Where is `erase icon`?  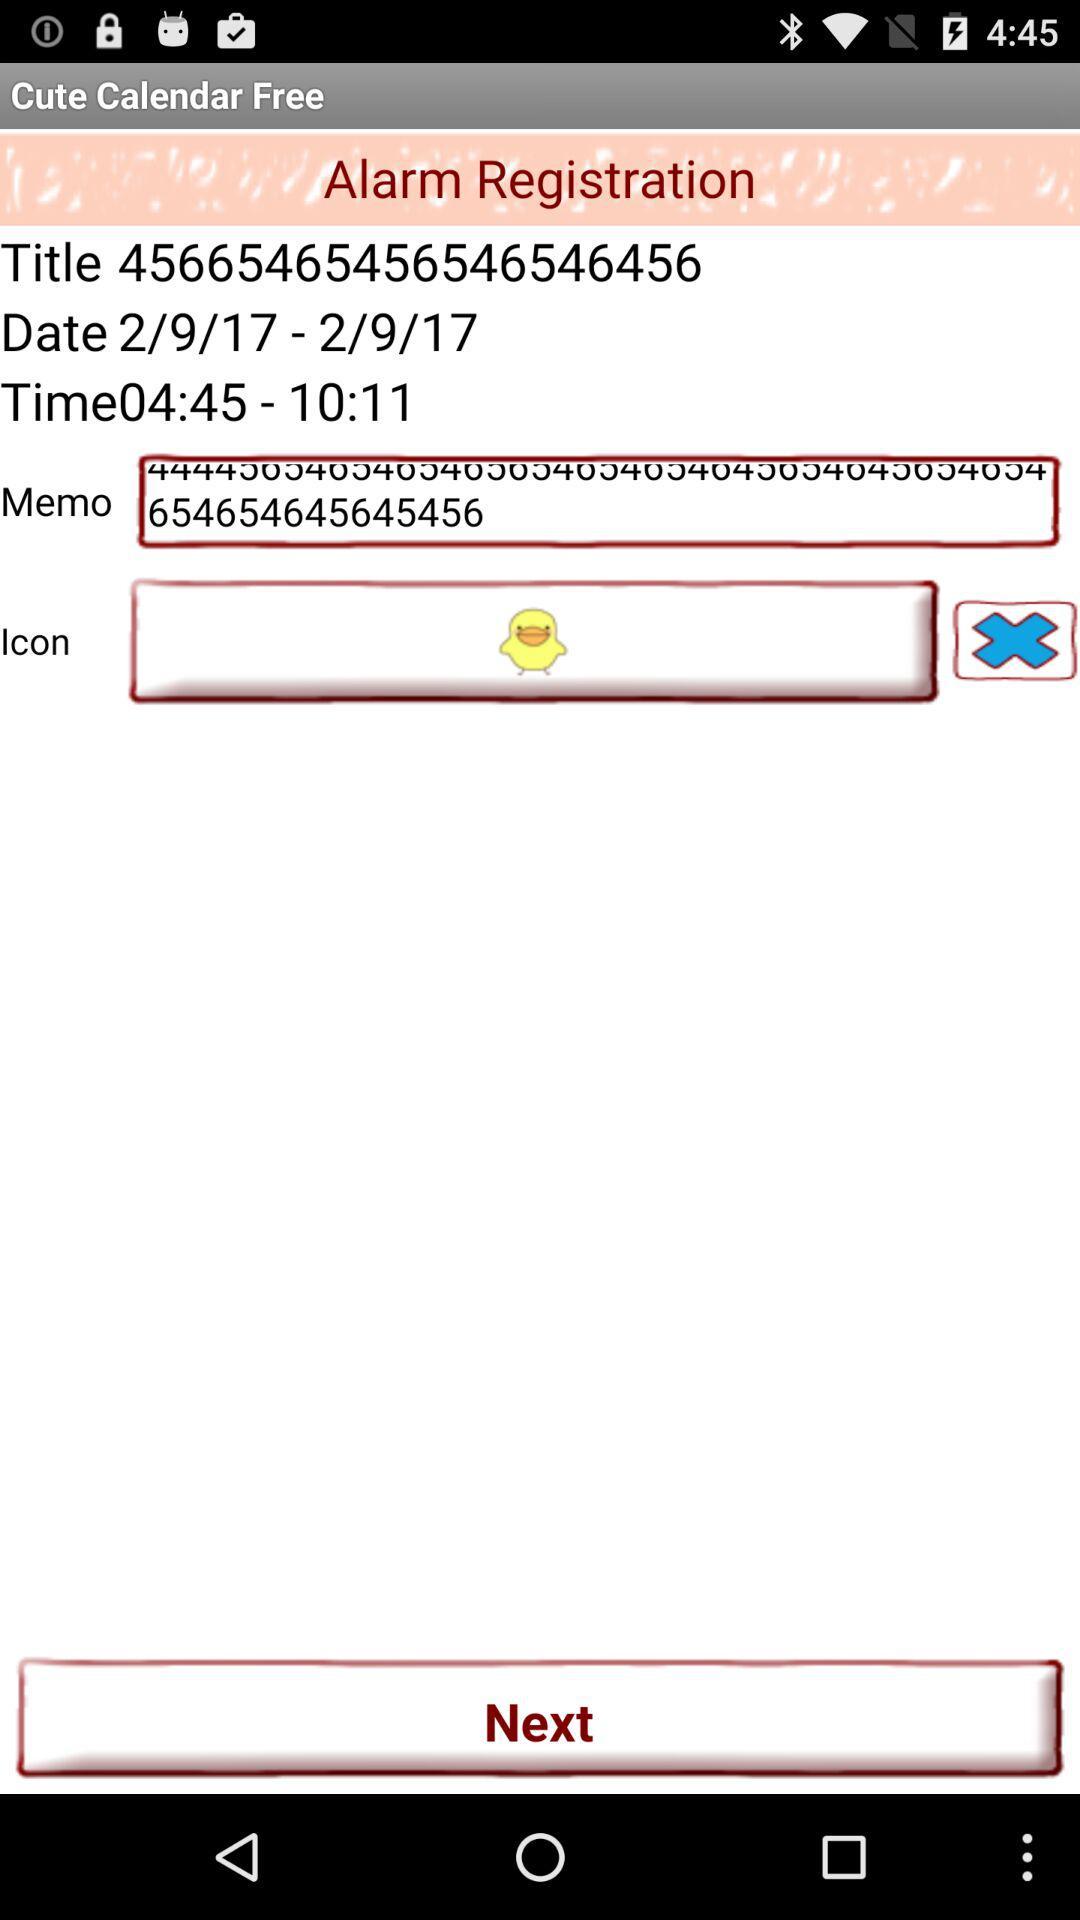
erase icon is located at coordinates (1014, 640).